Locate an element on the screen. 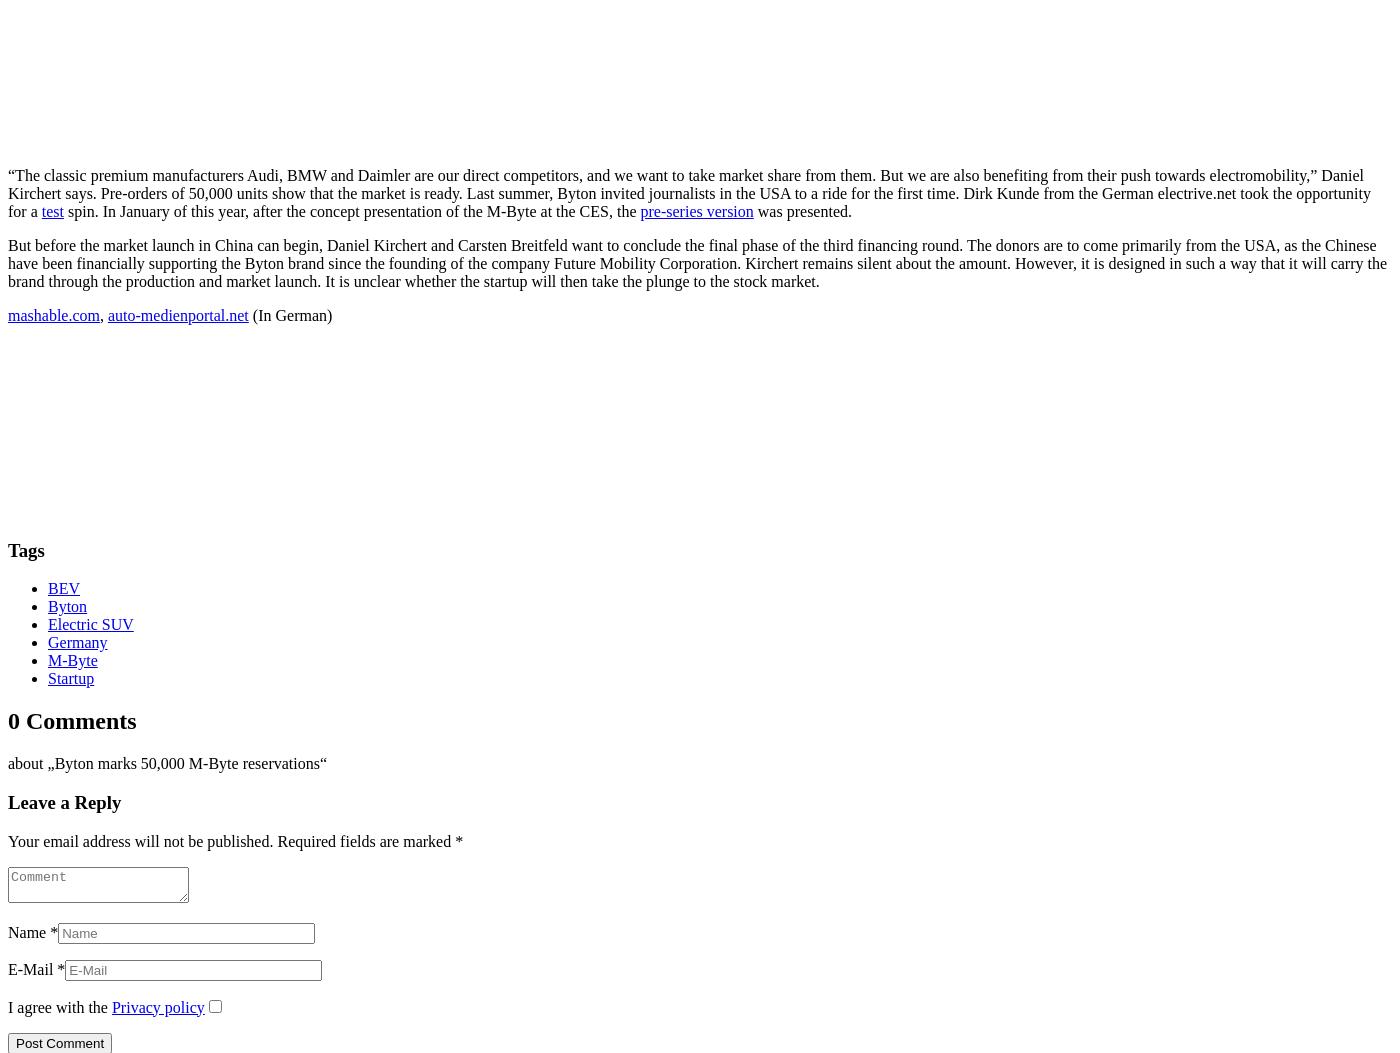 The height and width of the screenshot is (1053, 1400). '*' is located at coordinates (459, 839).